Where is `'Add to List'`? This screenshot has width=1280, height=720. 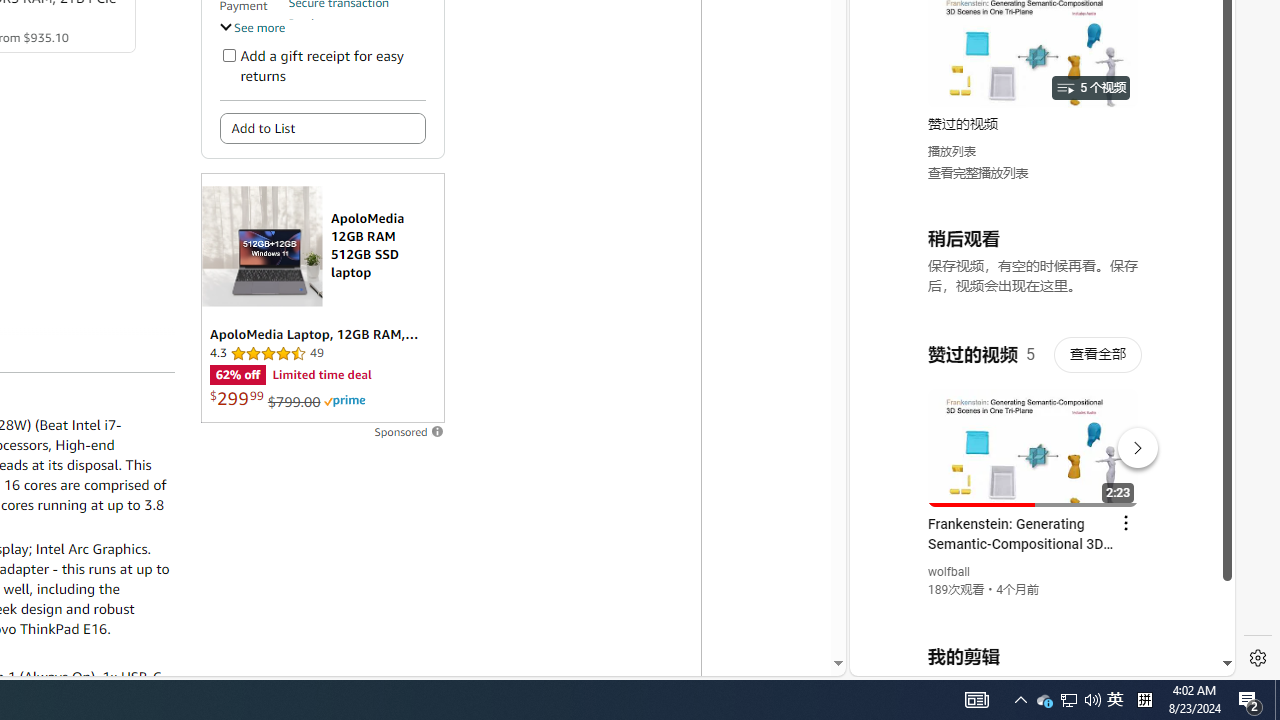 'Add to List' is located at coordinates (322, 128).